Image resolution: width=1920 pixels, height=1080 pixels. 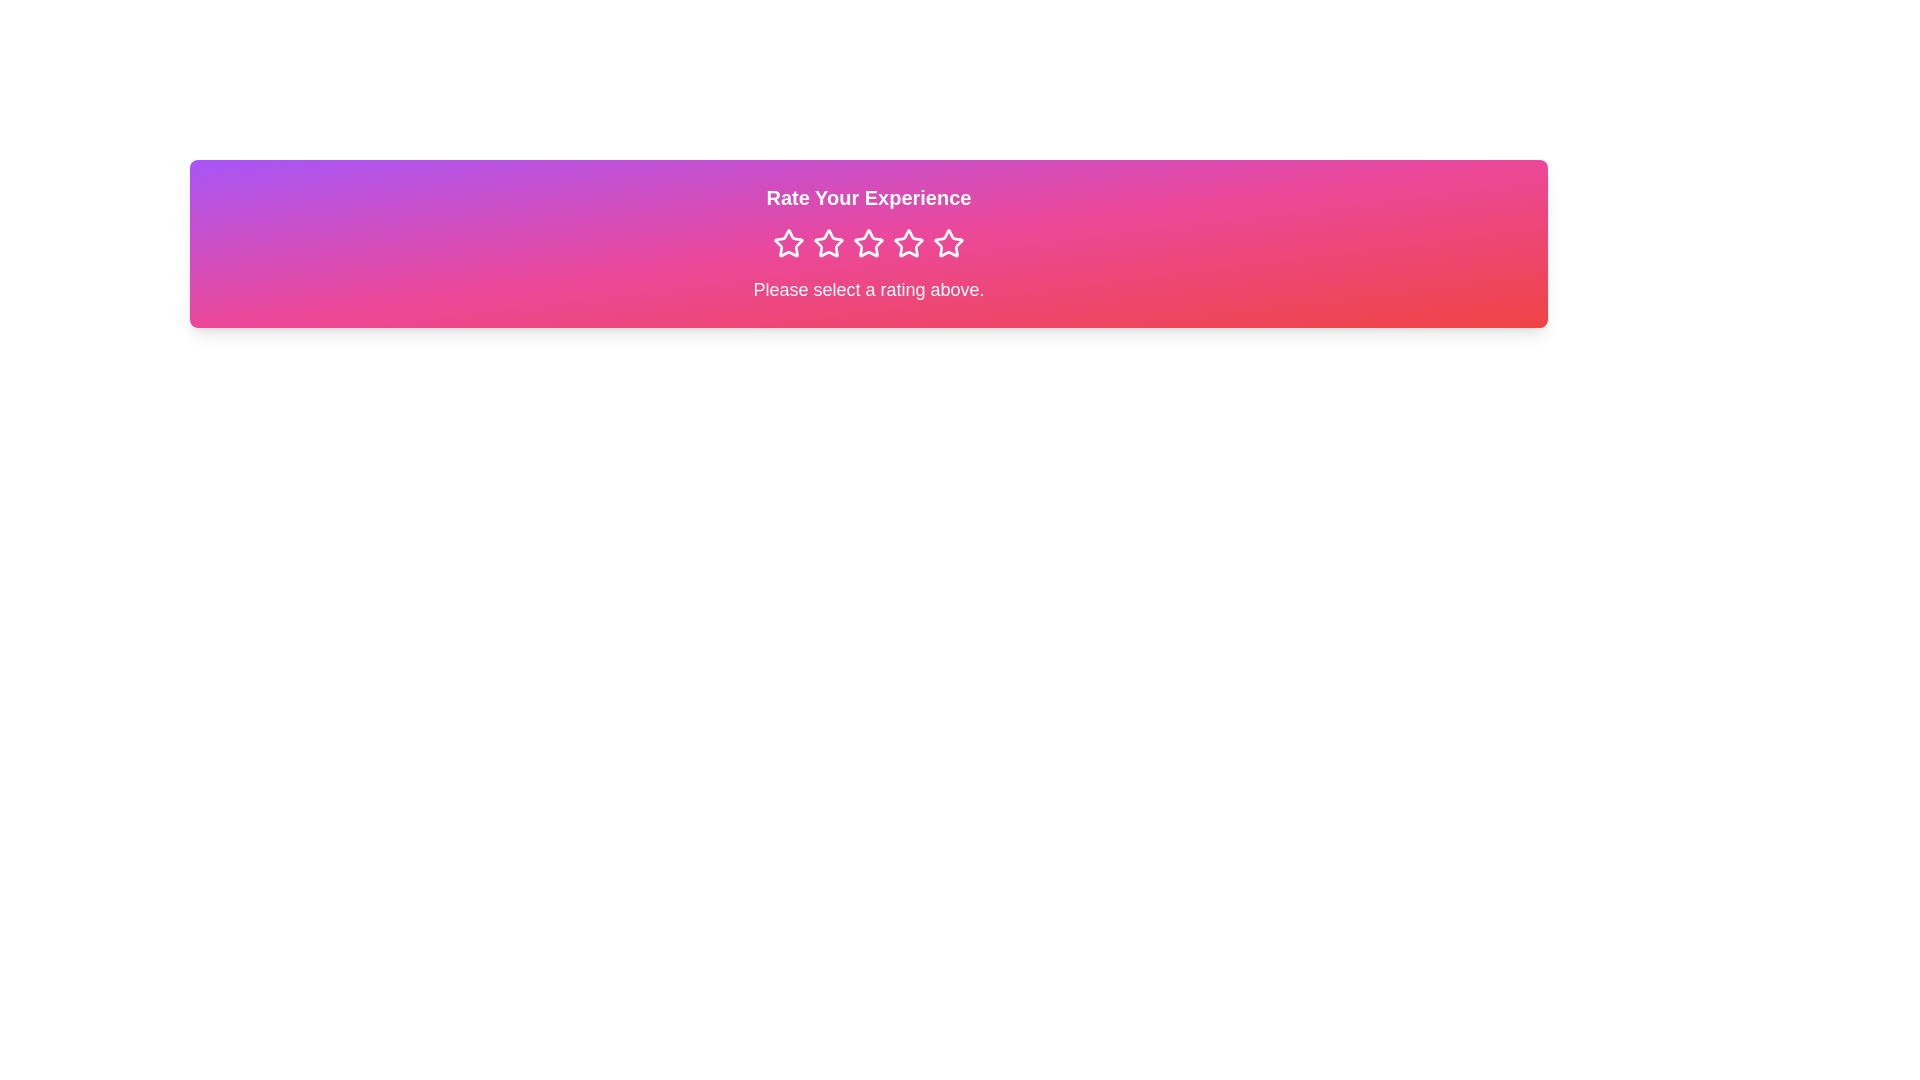 I want to click on the first star icon in the rating row, so click(x=786, y=242).